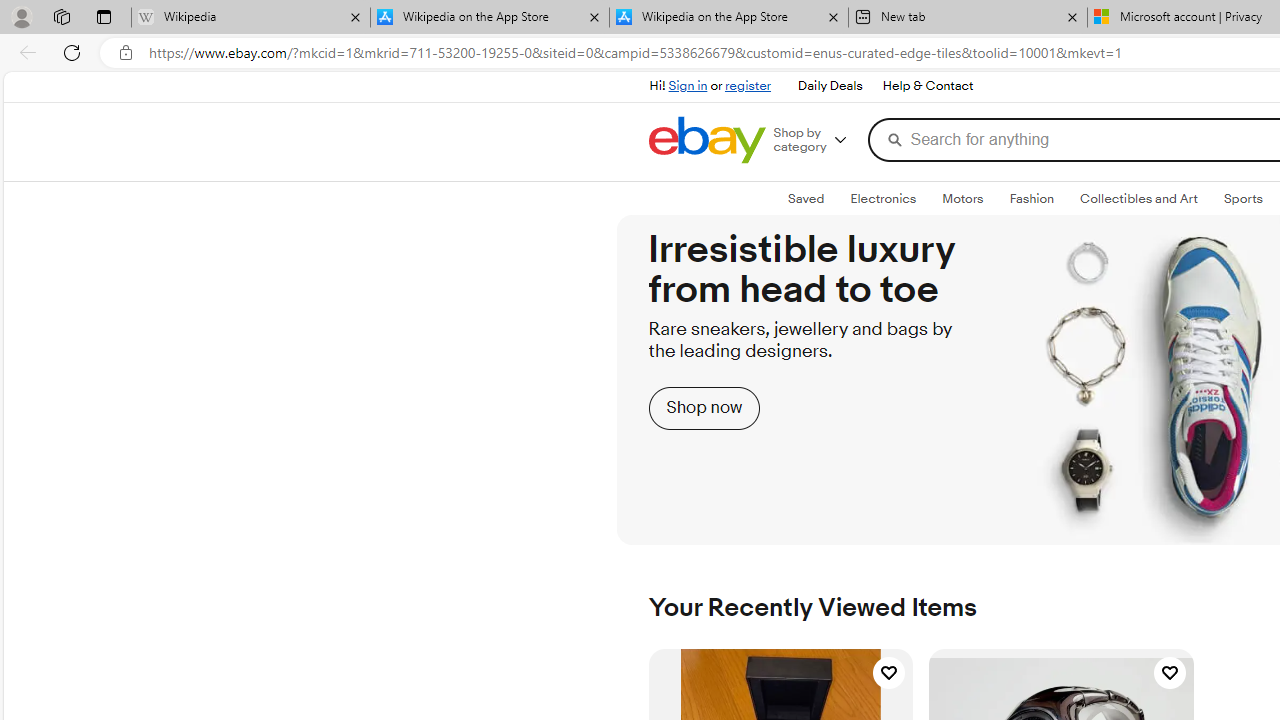 Image resolution: width=1280 pixels, height=720 pixels. Describe the element at coordinates (882, 199) in the screenshot. I see `'ElectronicsExpand: Electronics'` at that location.